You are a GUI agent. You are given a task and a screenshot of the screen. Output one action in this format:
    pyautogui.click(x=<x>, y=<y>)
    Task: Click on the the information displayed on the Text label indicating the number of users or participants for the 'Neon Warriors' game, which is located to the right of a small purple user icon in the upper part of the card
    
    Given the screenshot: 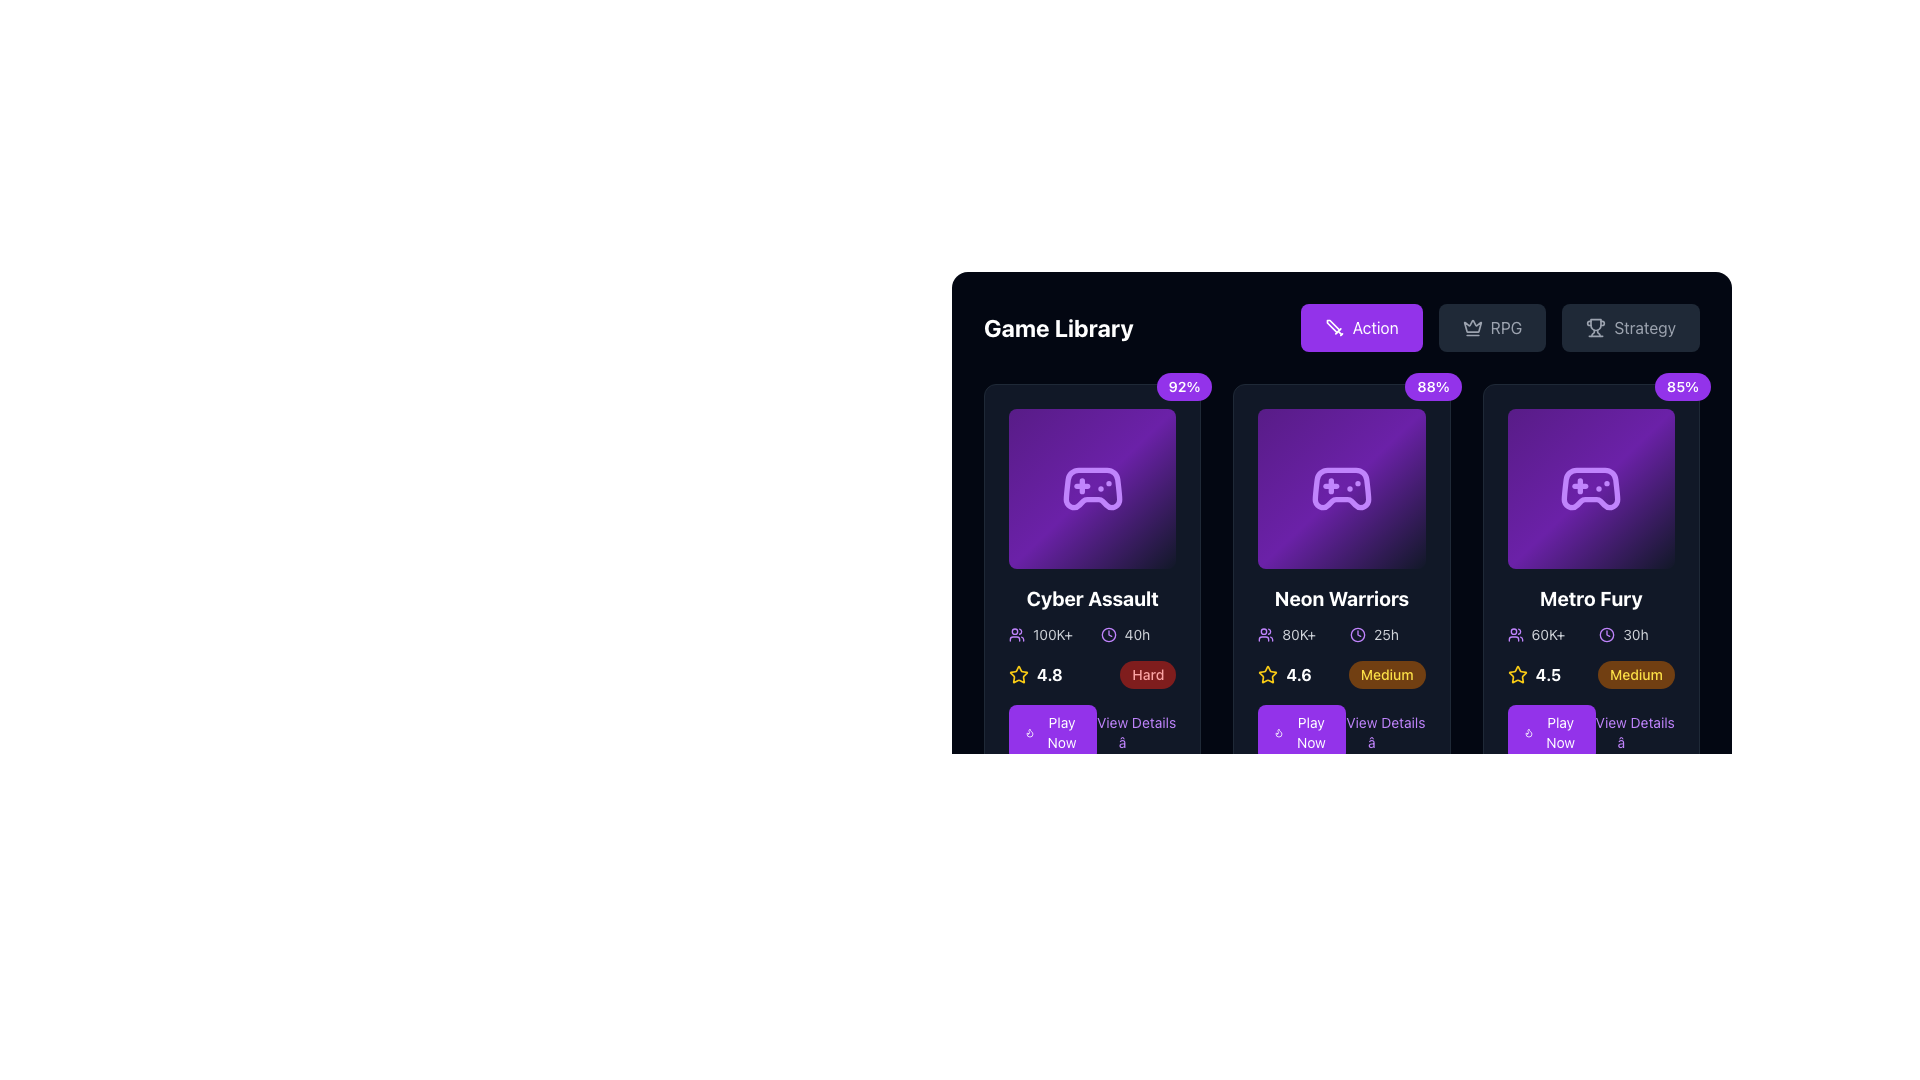 What is the action you would take?
    pyautogui.click(x=1299, y=635)
    